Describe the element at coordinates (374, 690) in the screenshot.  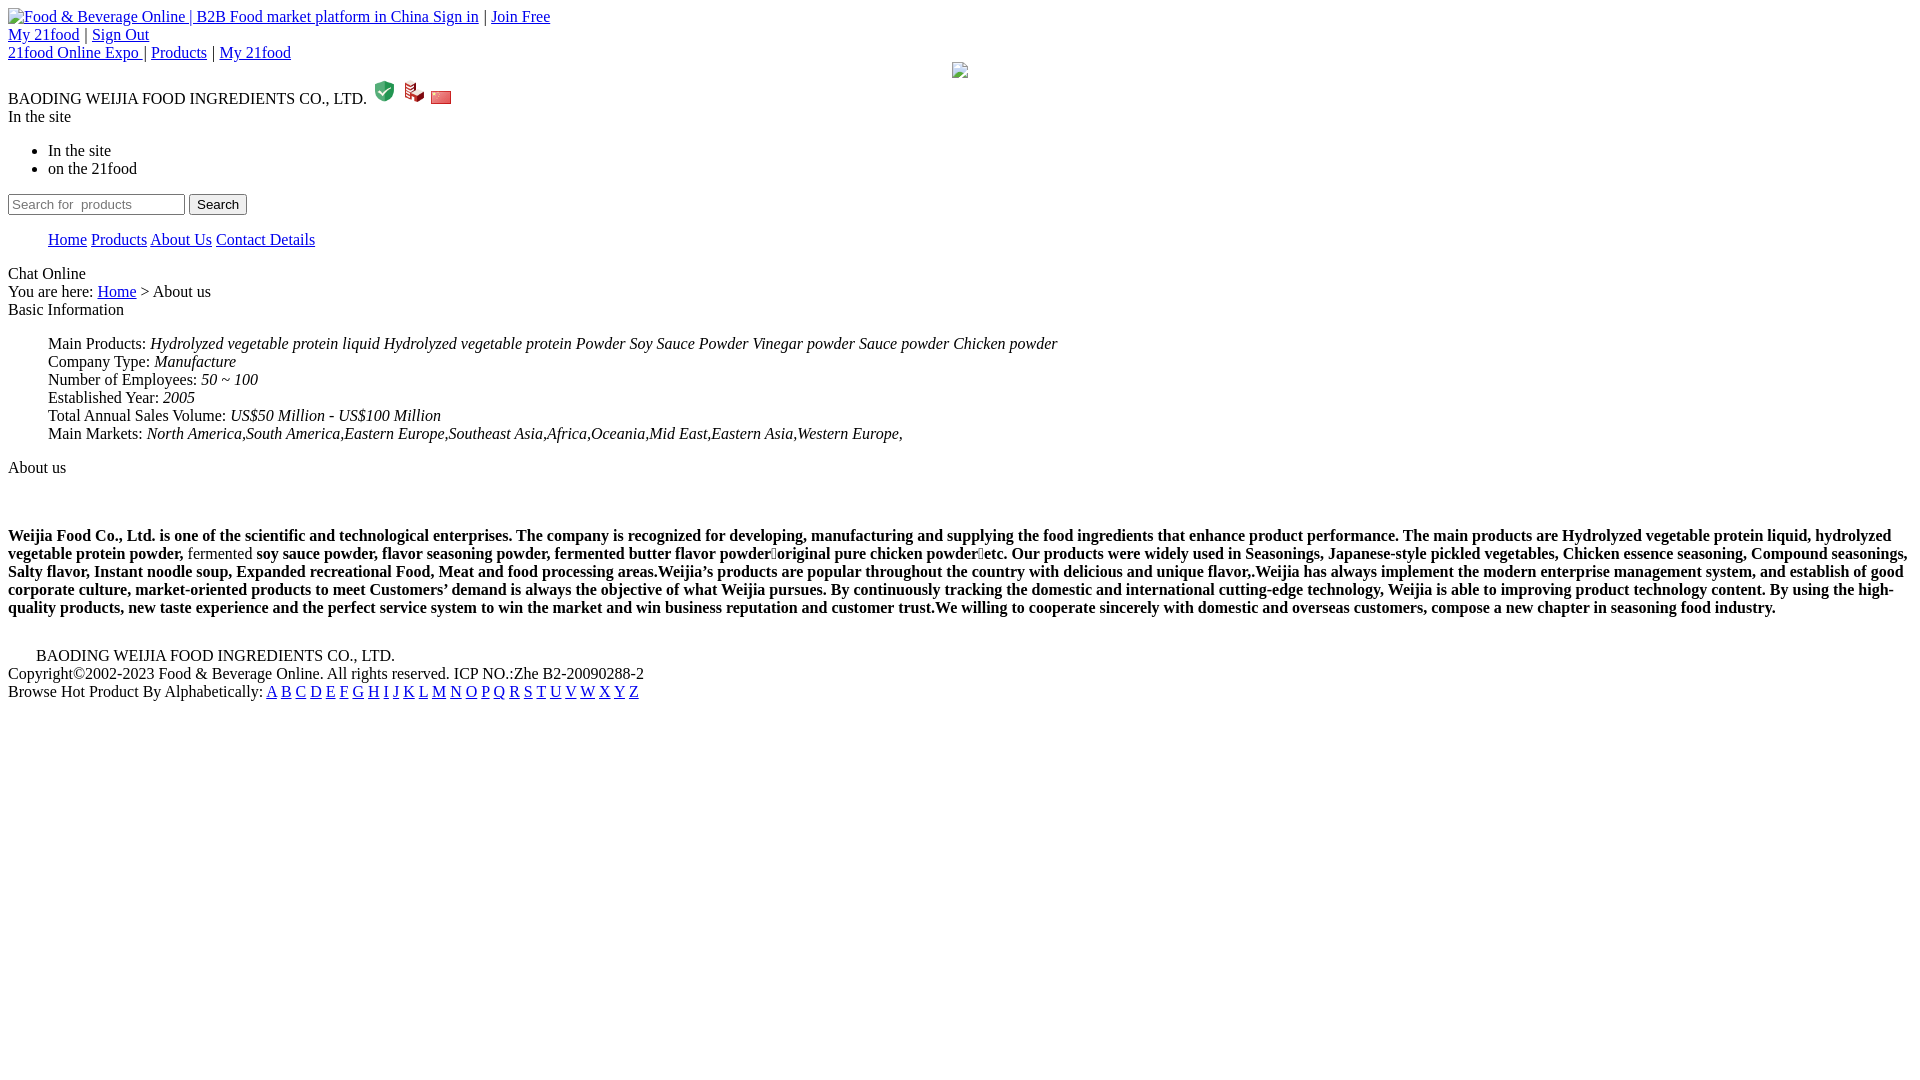
I see `'H'` at that location.